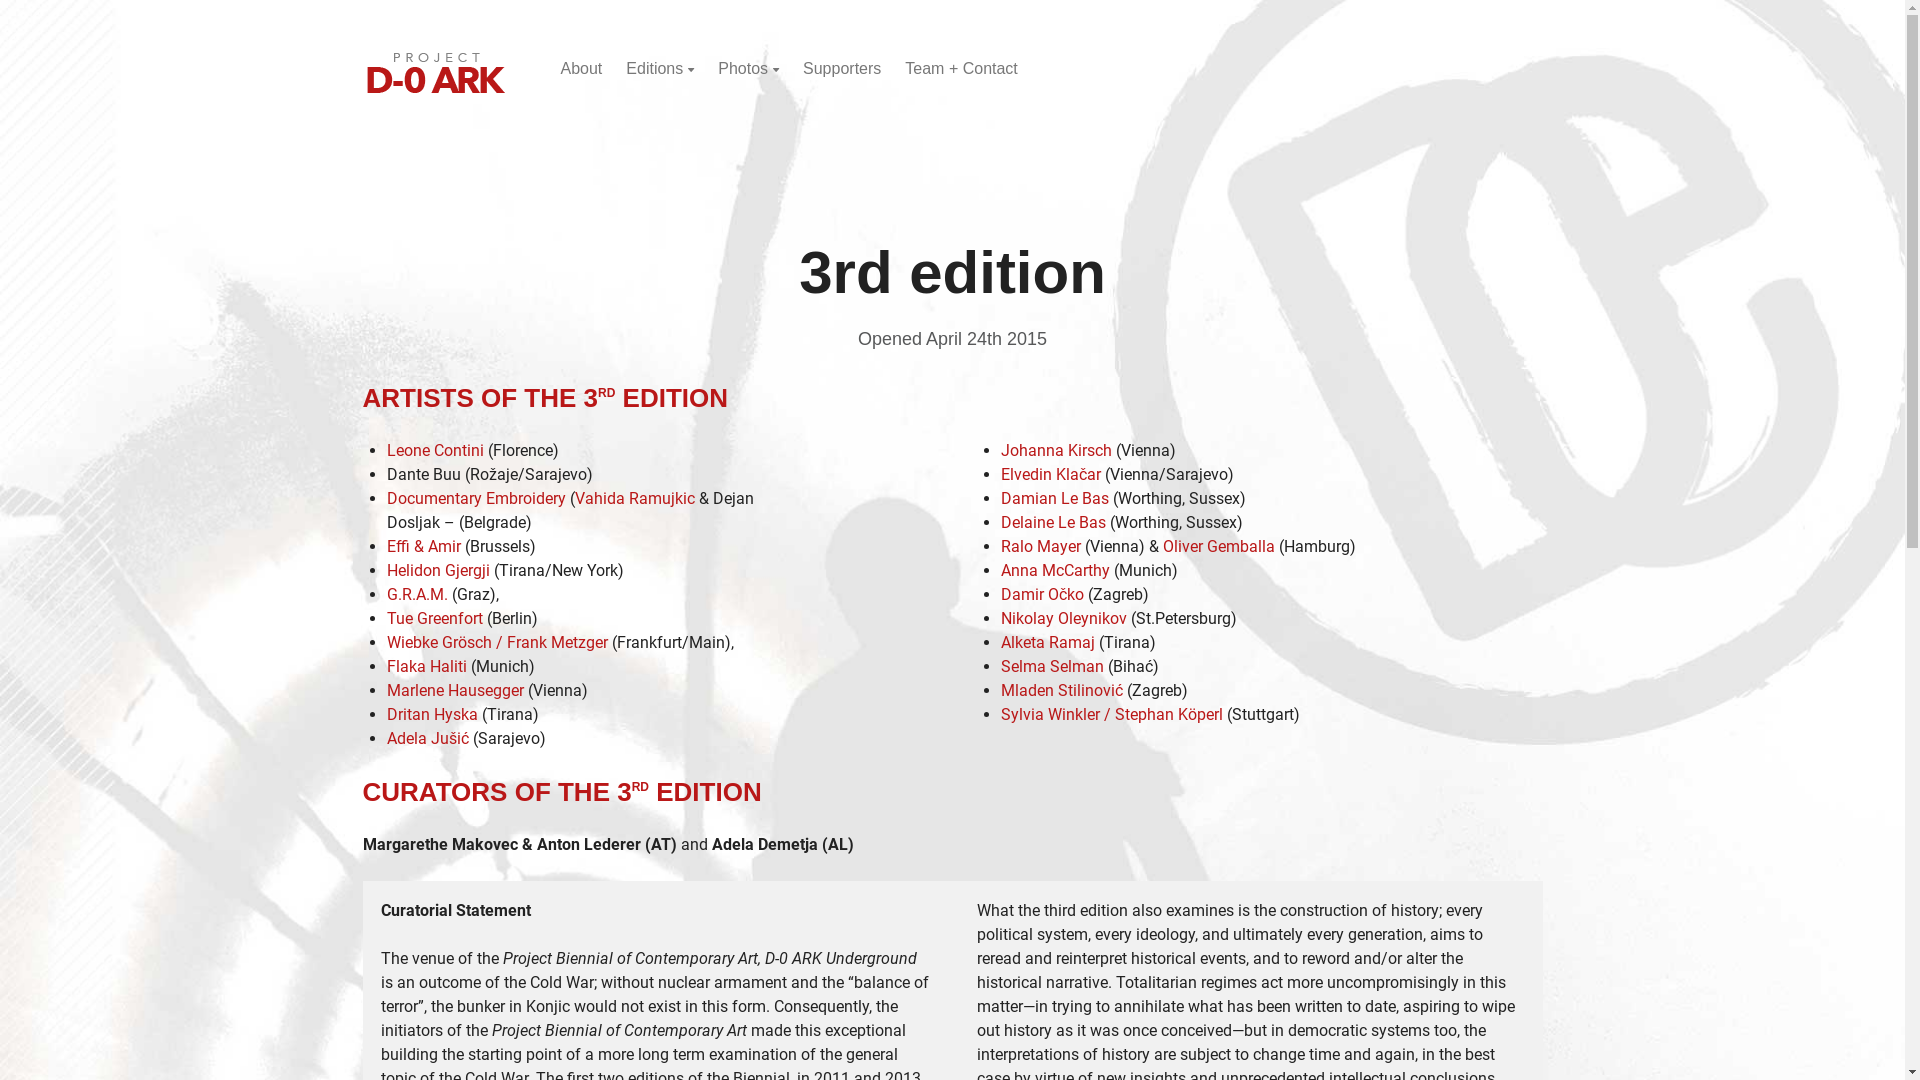 The height and width of the screenshot is (1080, 1920). I want to click on 'Leone Contini', so click(433, 450).